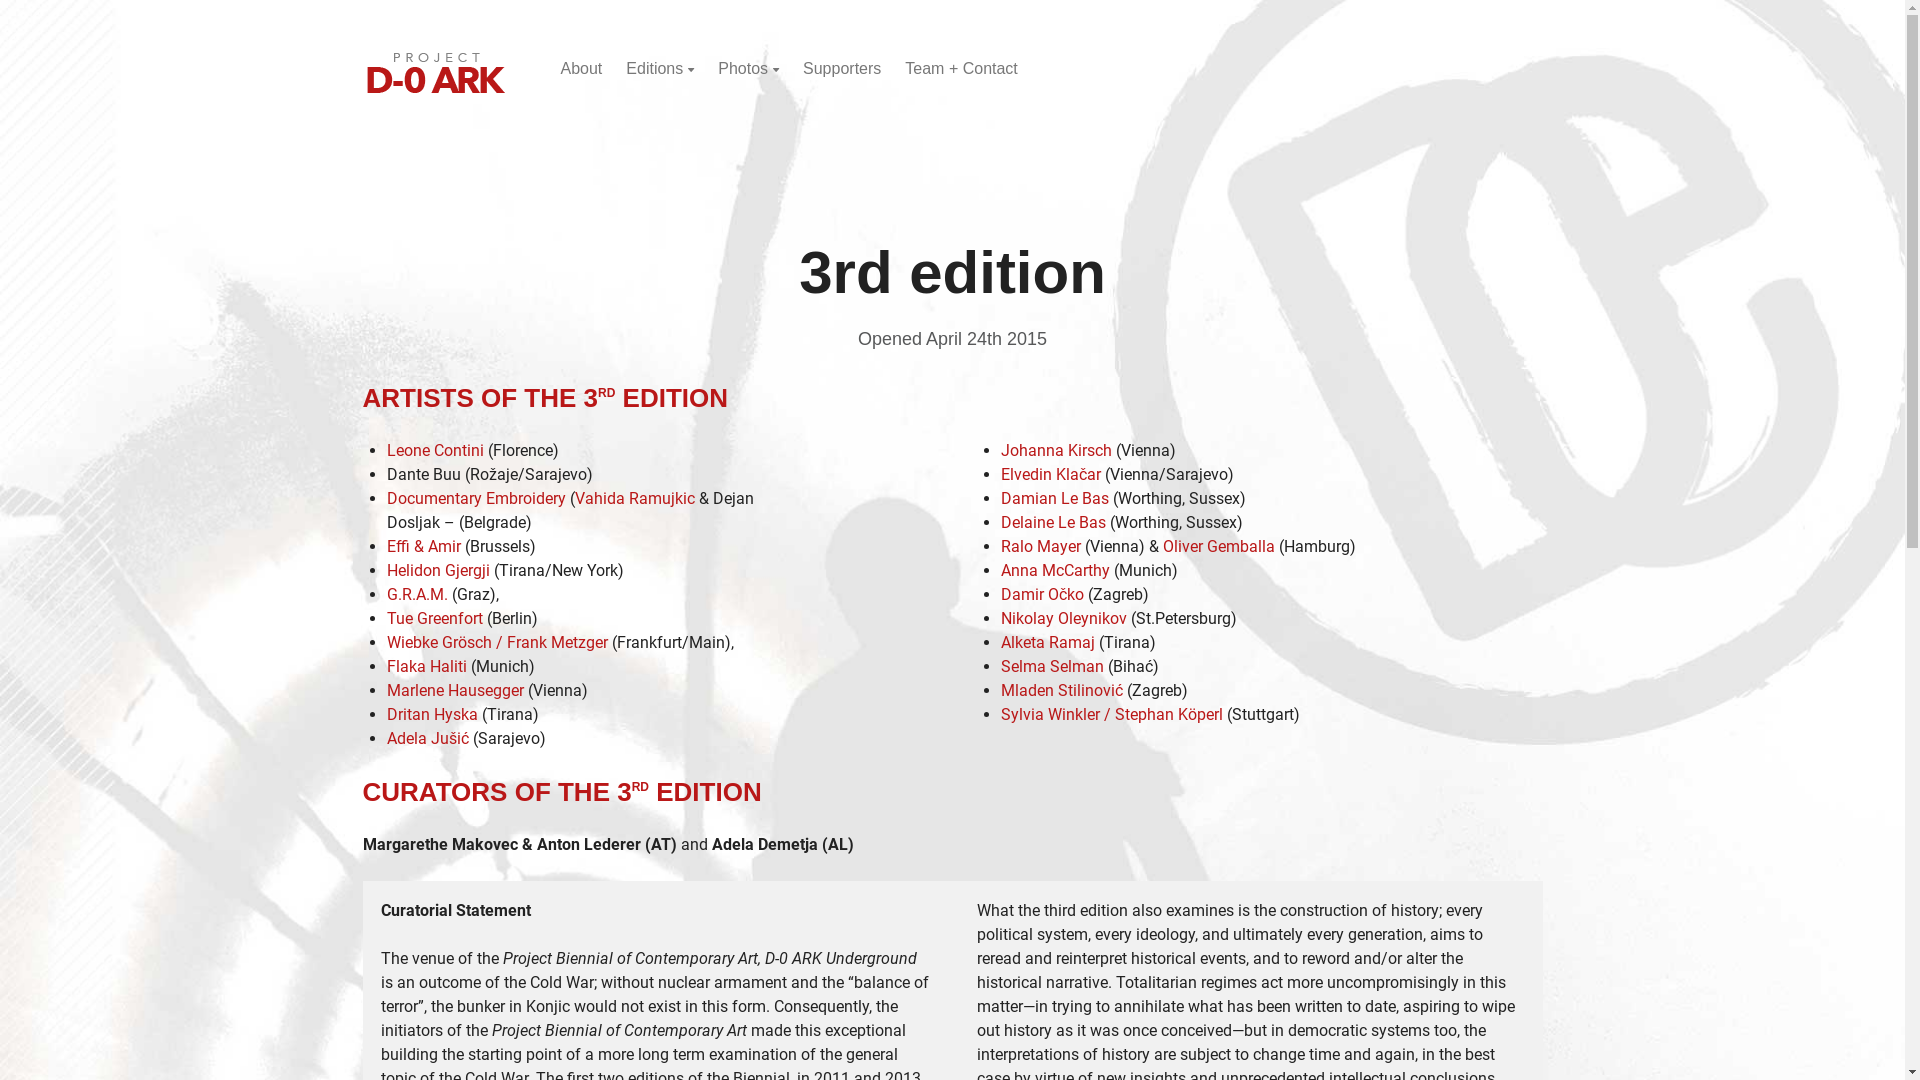 The height and width of the screenshot is (1080, 1920). I want to click on 'Leone Contini', so click(433, 450).